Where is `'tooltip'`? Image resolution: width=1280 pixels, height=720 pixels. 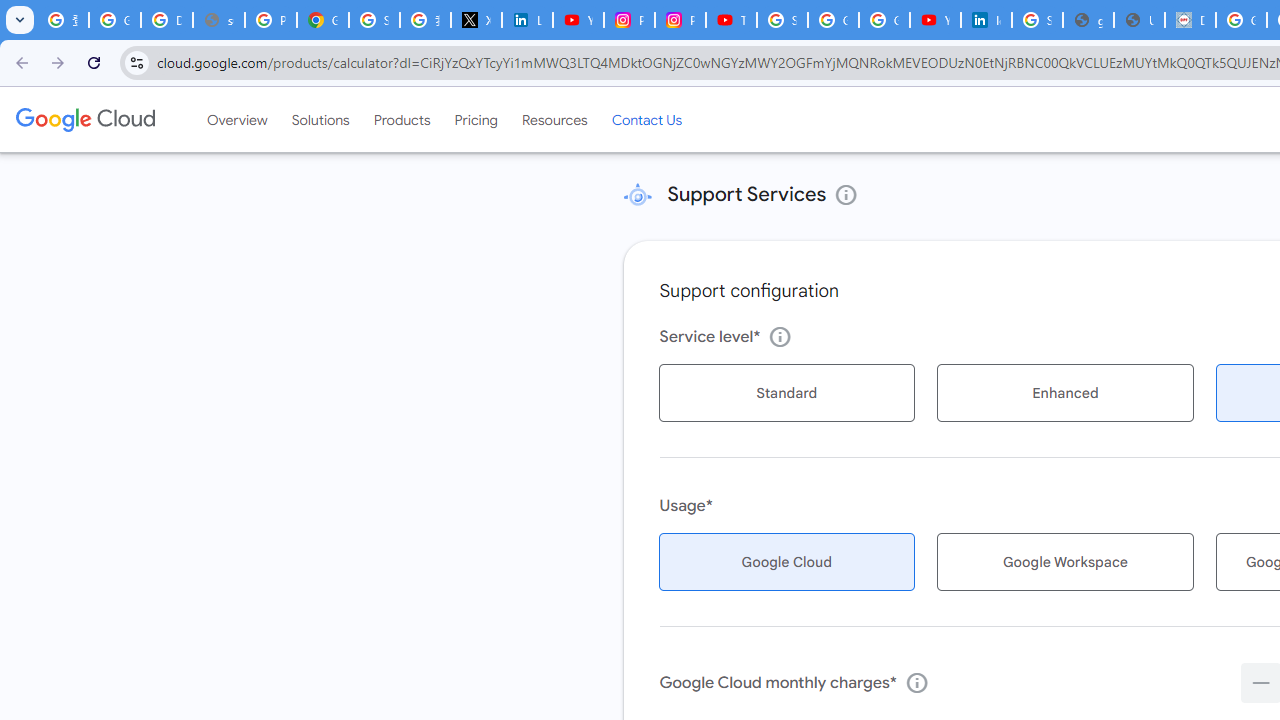 'tooltip' is located at coordinates (915, 681).